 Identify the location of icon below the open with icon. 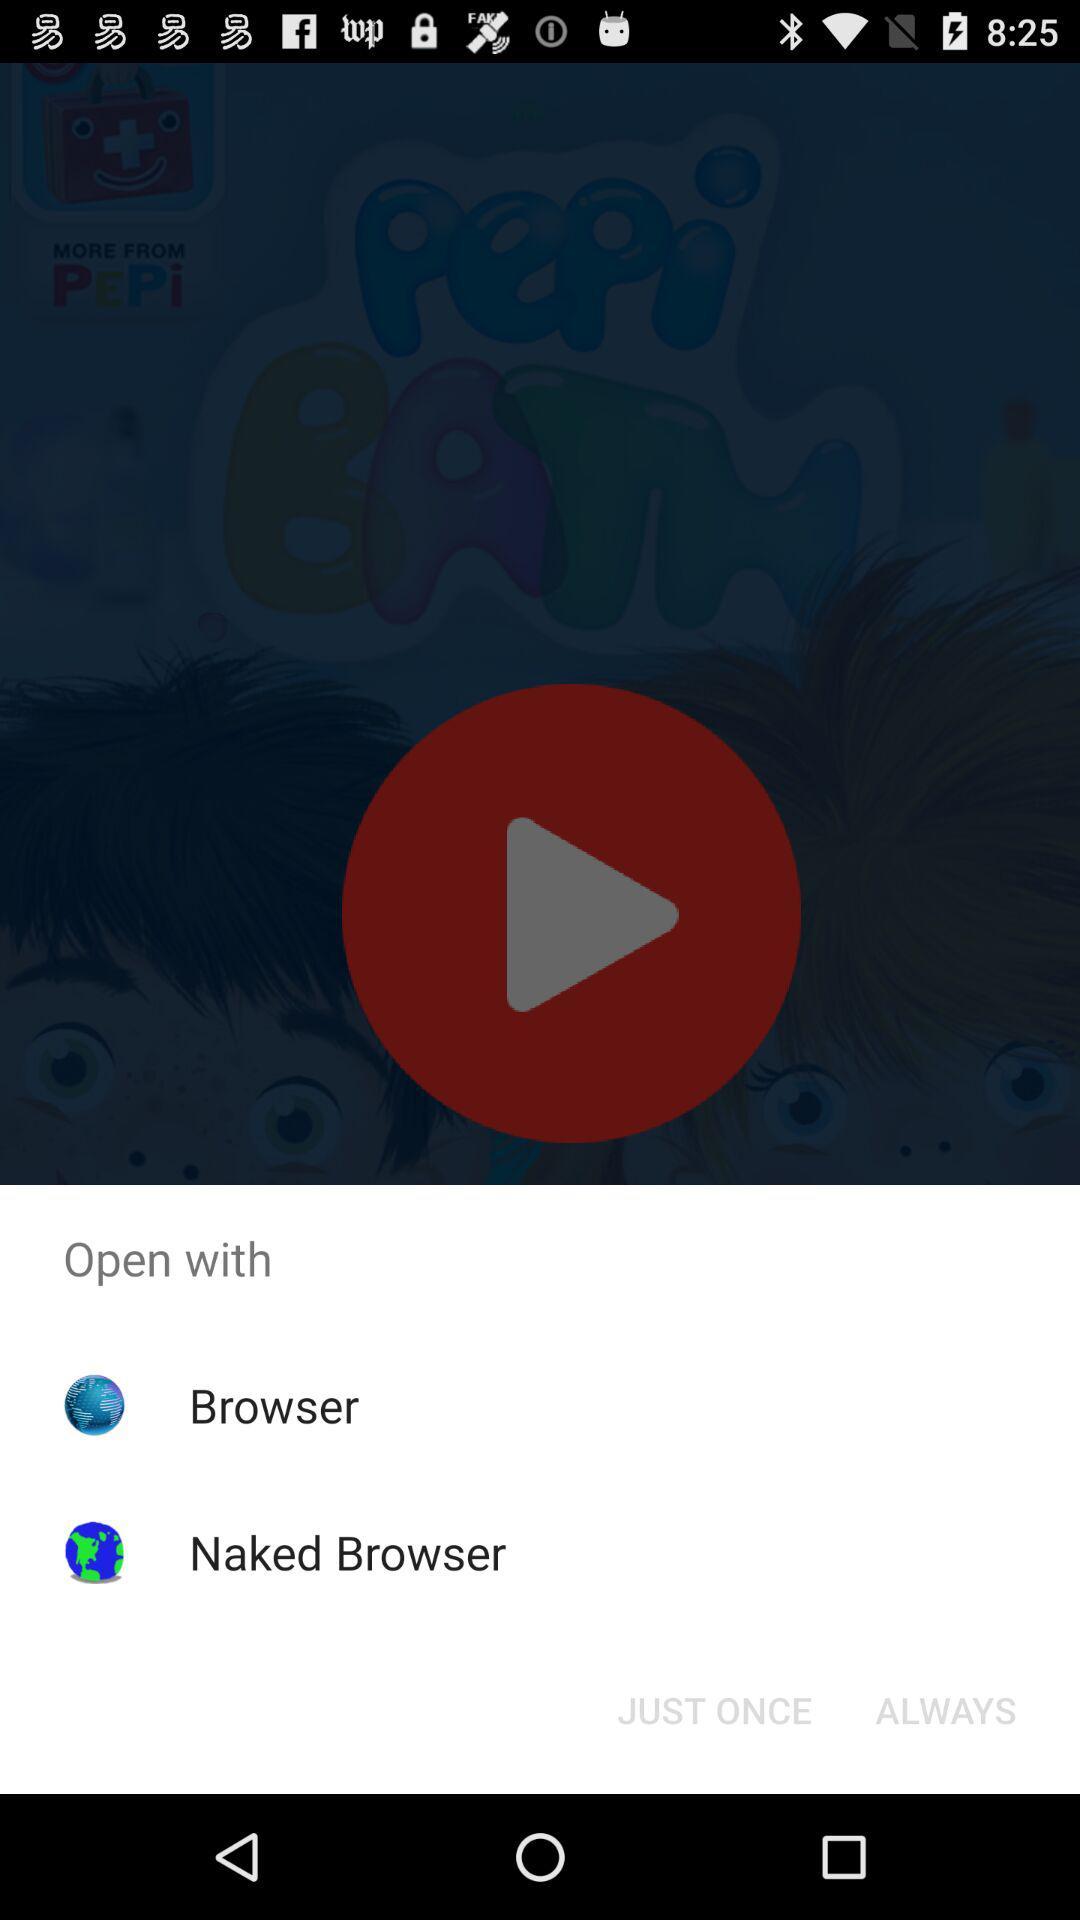
(945, 1708).